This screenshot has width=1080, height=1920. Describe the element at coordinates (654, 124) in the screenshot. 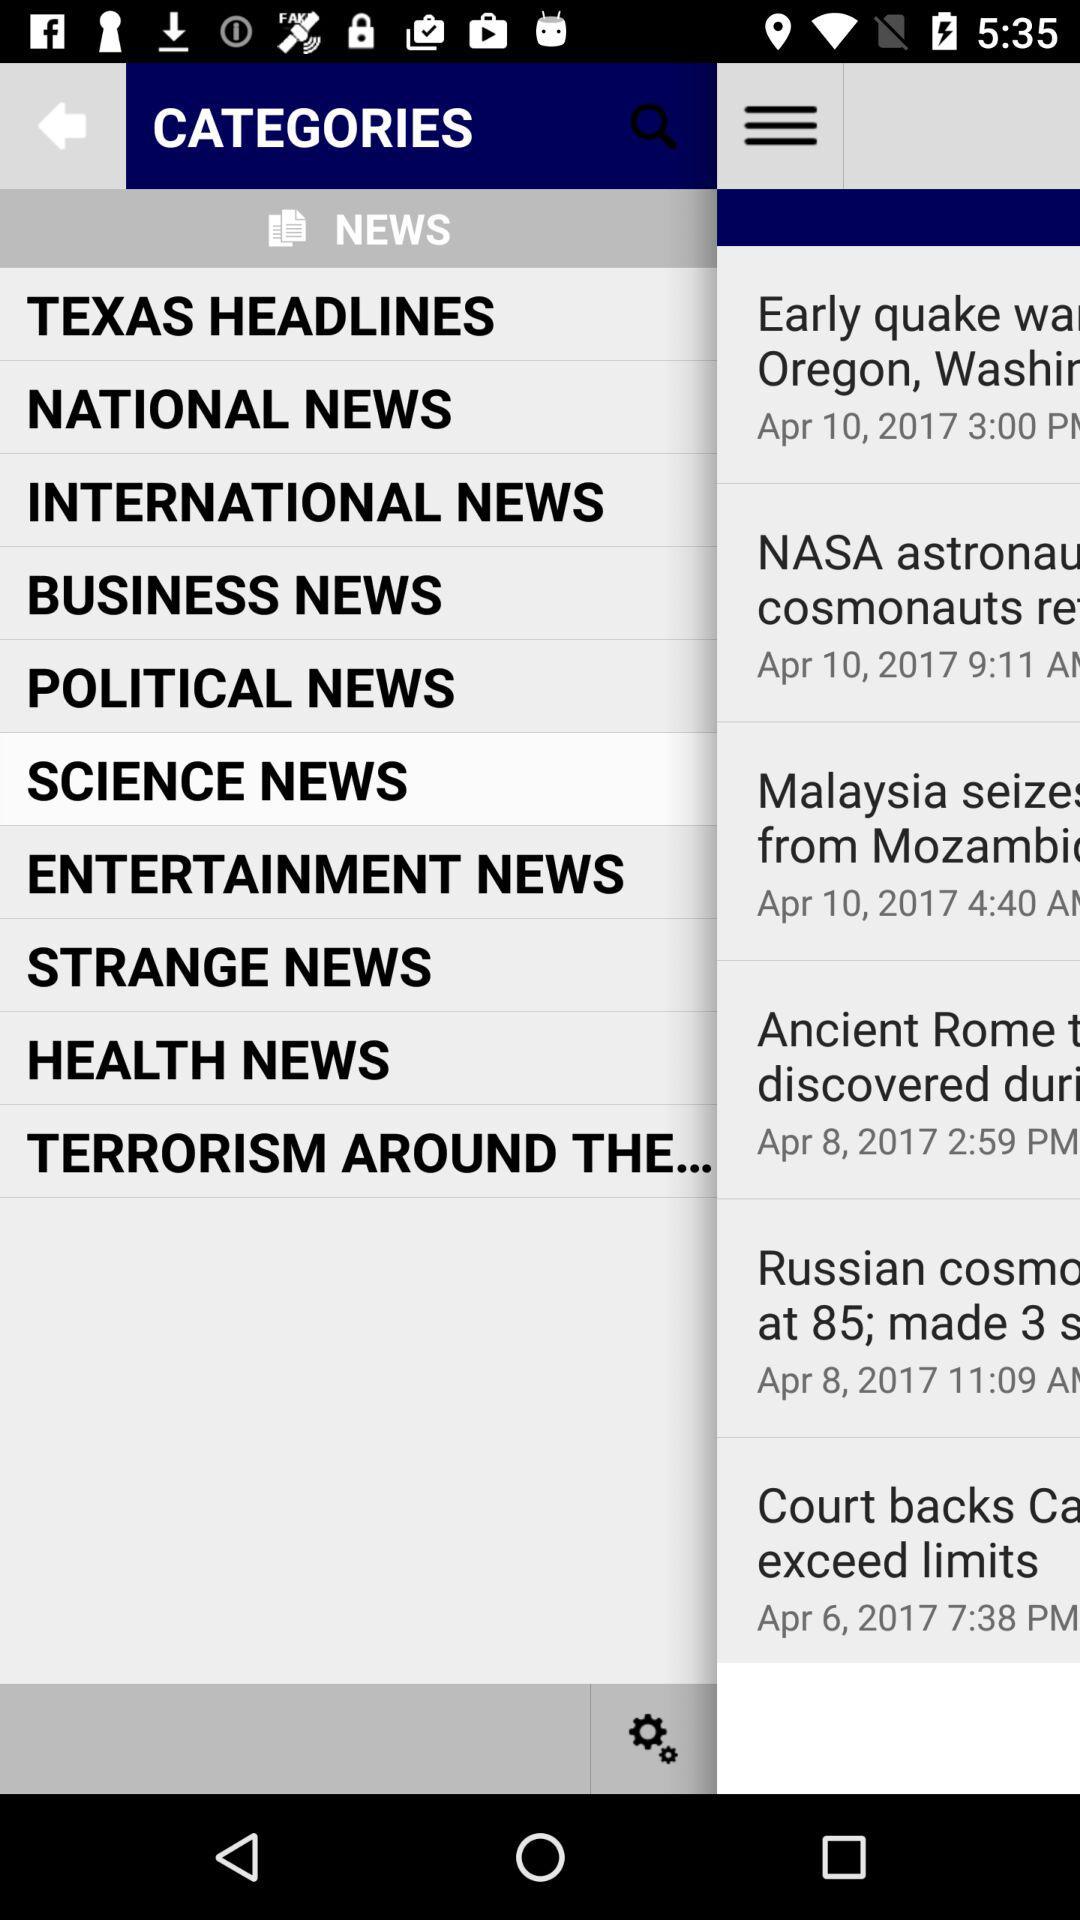

I see `icon next to the news` at that location.